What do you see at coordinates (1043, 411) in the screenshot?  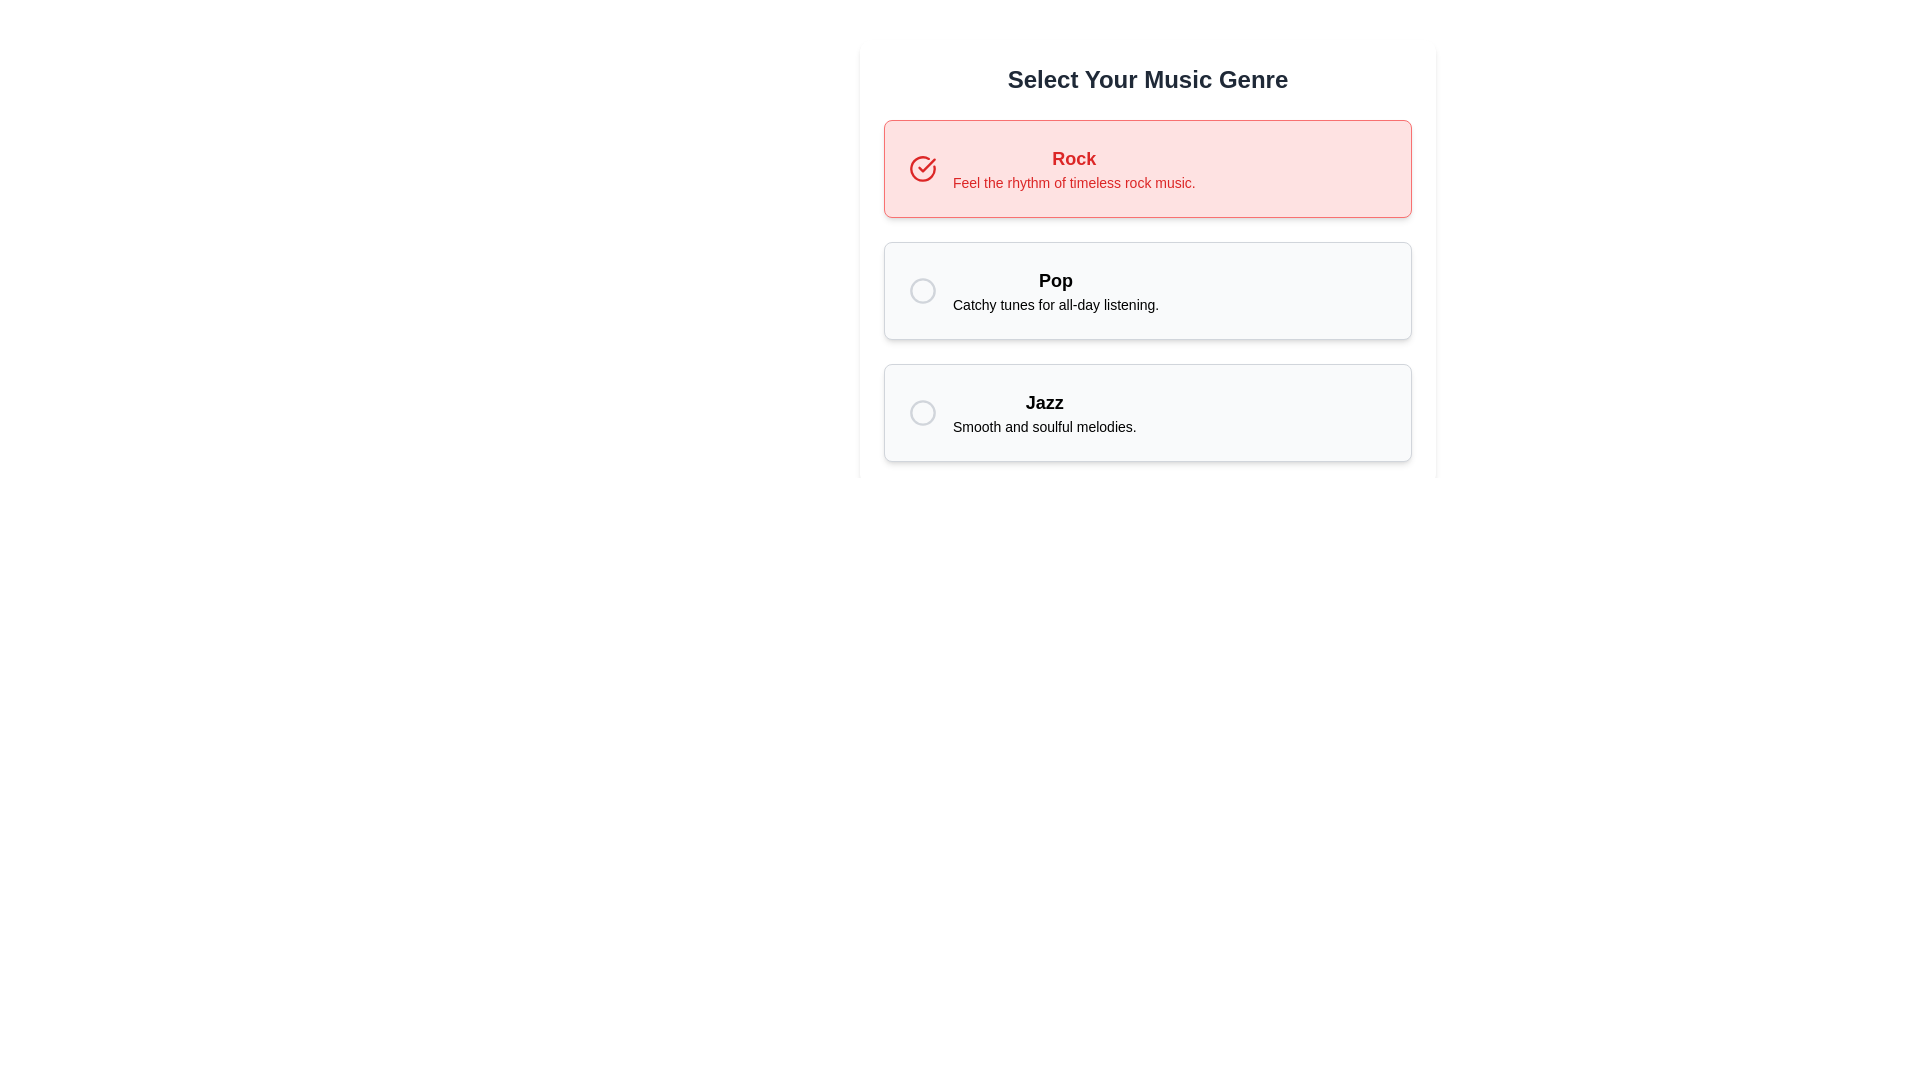 I see `the 'Jazz' text option in the bottom card of the vertical list of genres to interact with it` at bounding box center [1043, 411].